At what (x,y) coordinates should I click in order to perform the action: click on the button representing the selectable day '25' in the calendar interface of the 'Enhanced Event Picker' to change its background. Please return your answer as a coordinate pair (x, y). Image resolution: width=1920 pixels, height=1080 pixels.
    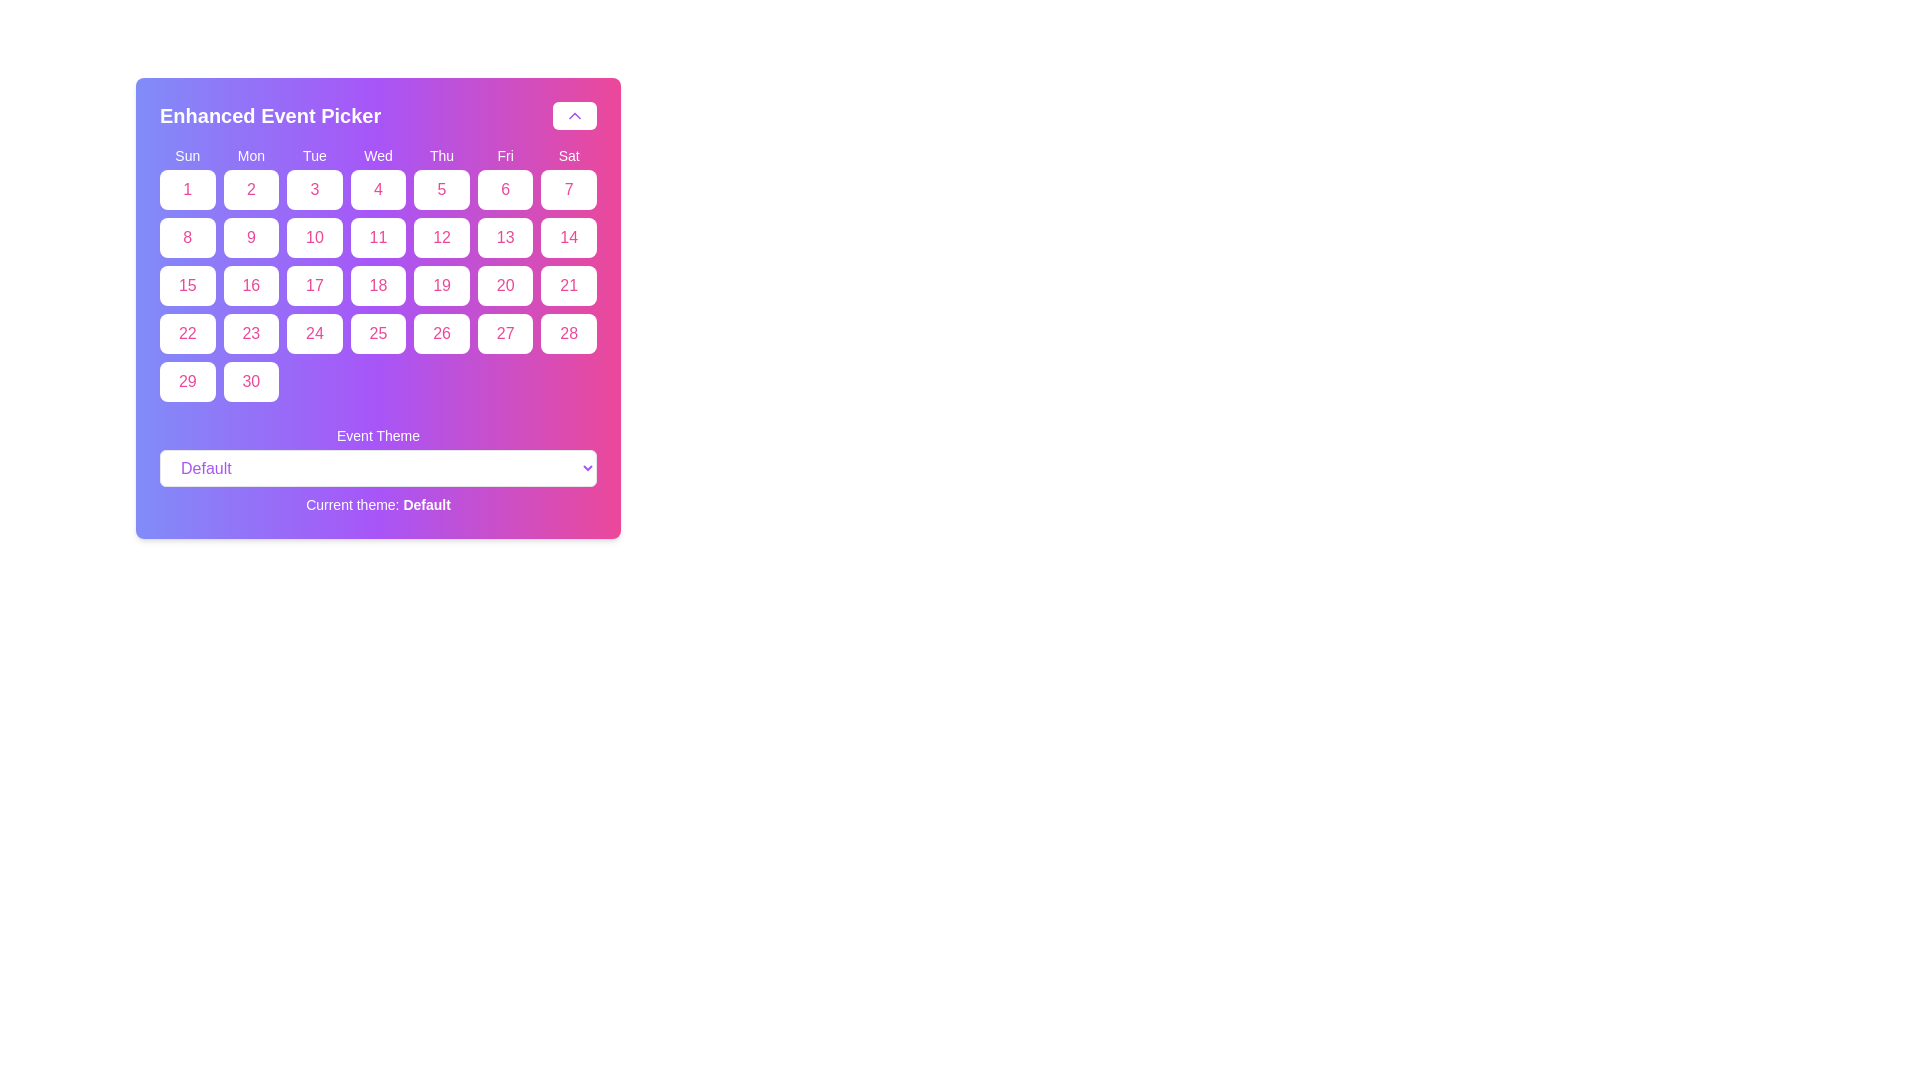
    Looking at the image, I should click on (378, 333).